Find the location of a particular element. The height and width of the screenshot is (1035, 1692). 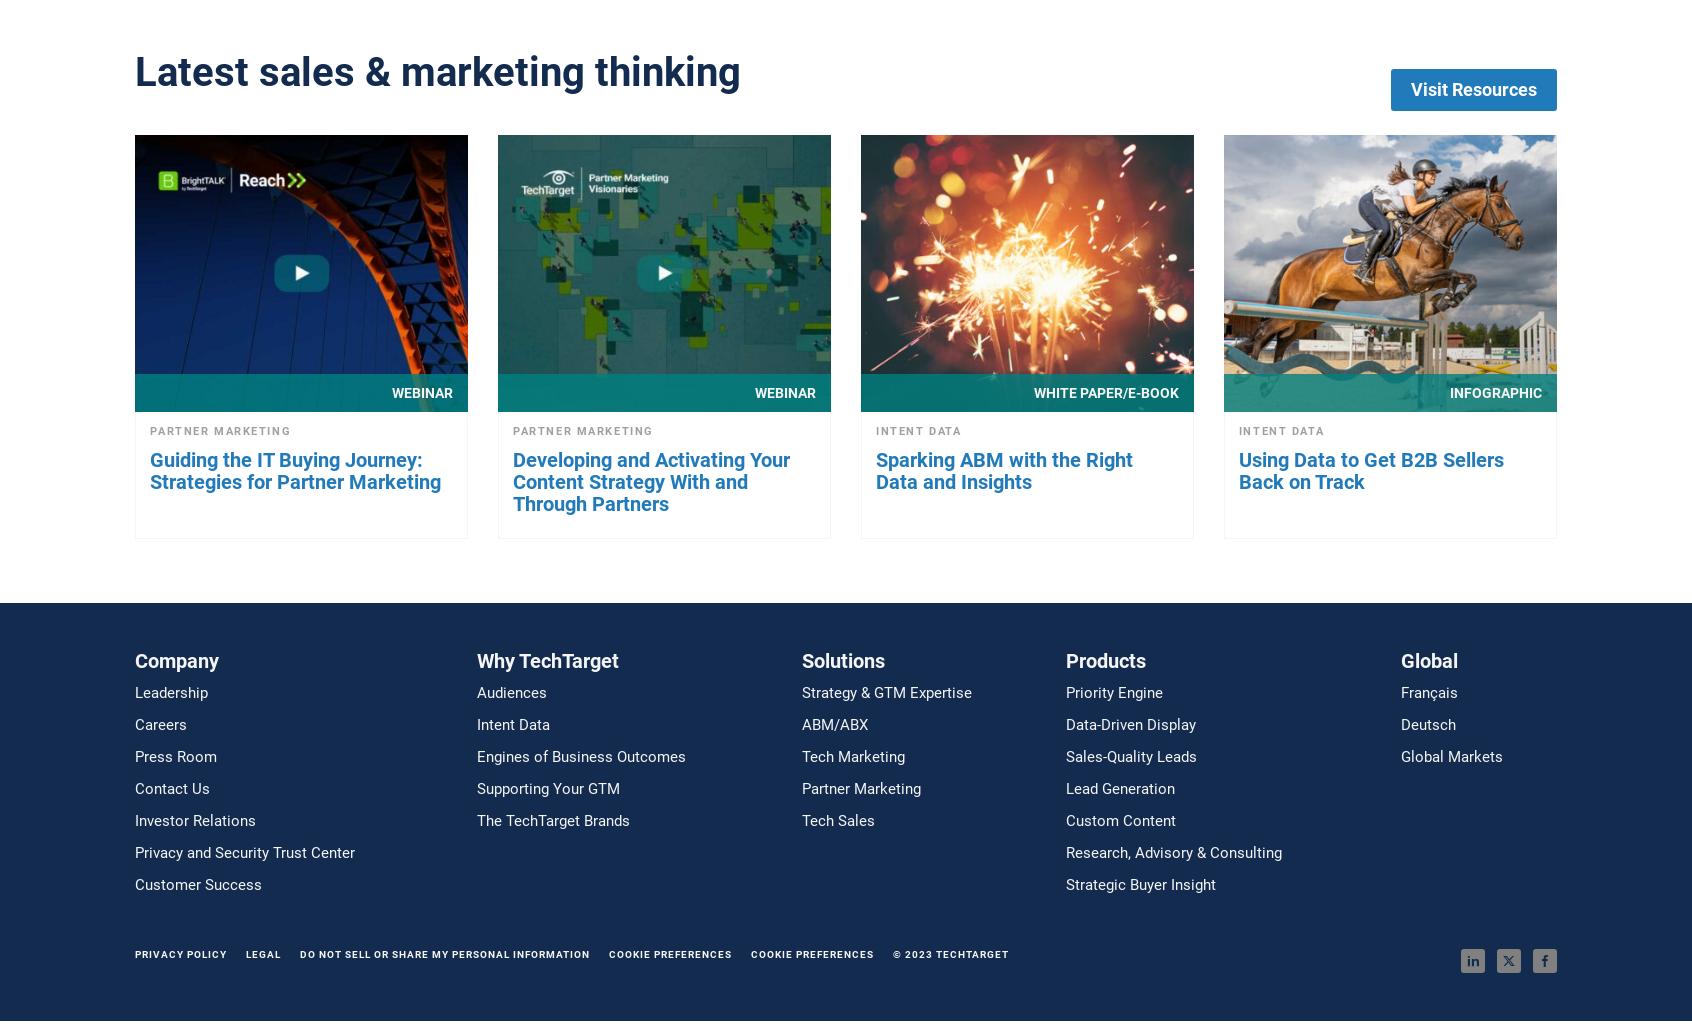

'DO NOT SELL OR SHARE MY PERSONAL INFORMATION' is located at coordinates (443, 953).